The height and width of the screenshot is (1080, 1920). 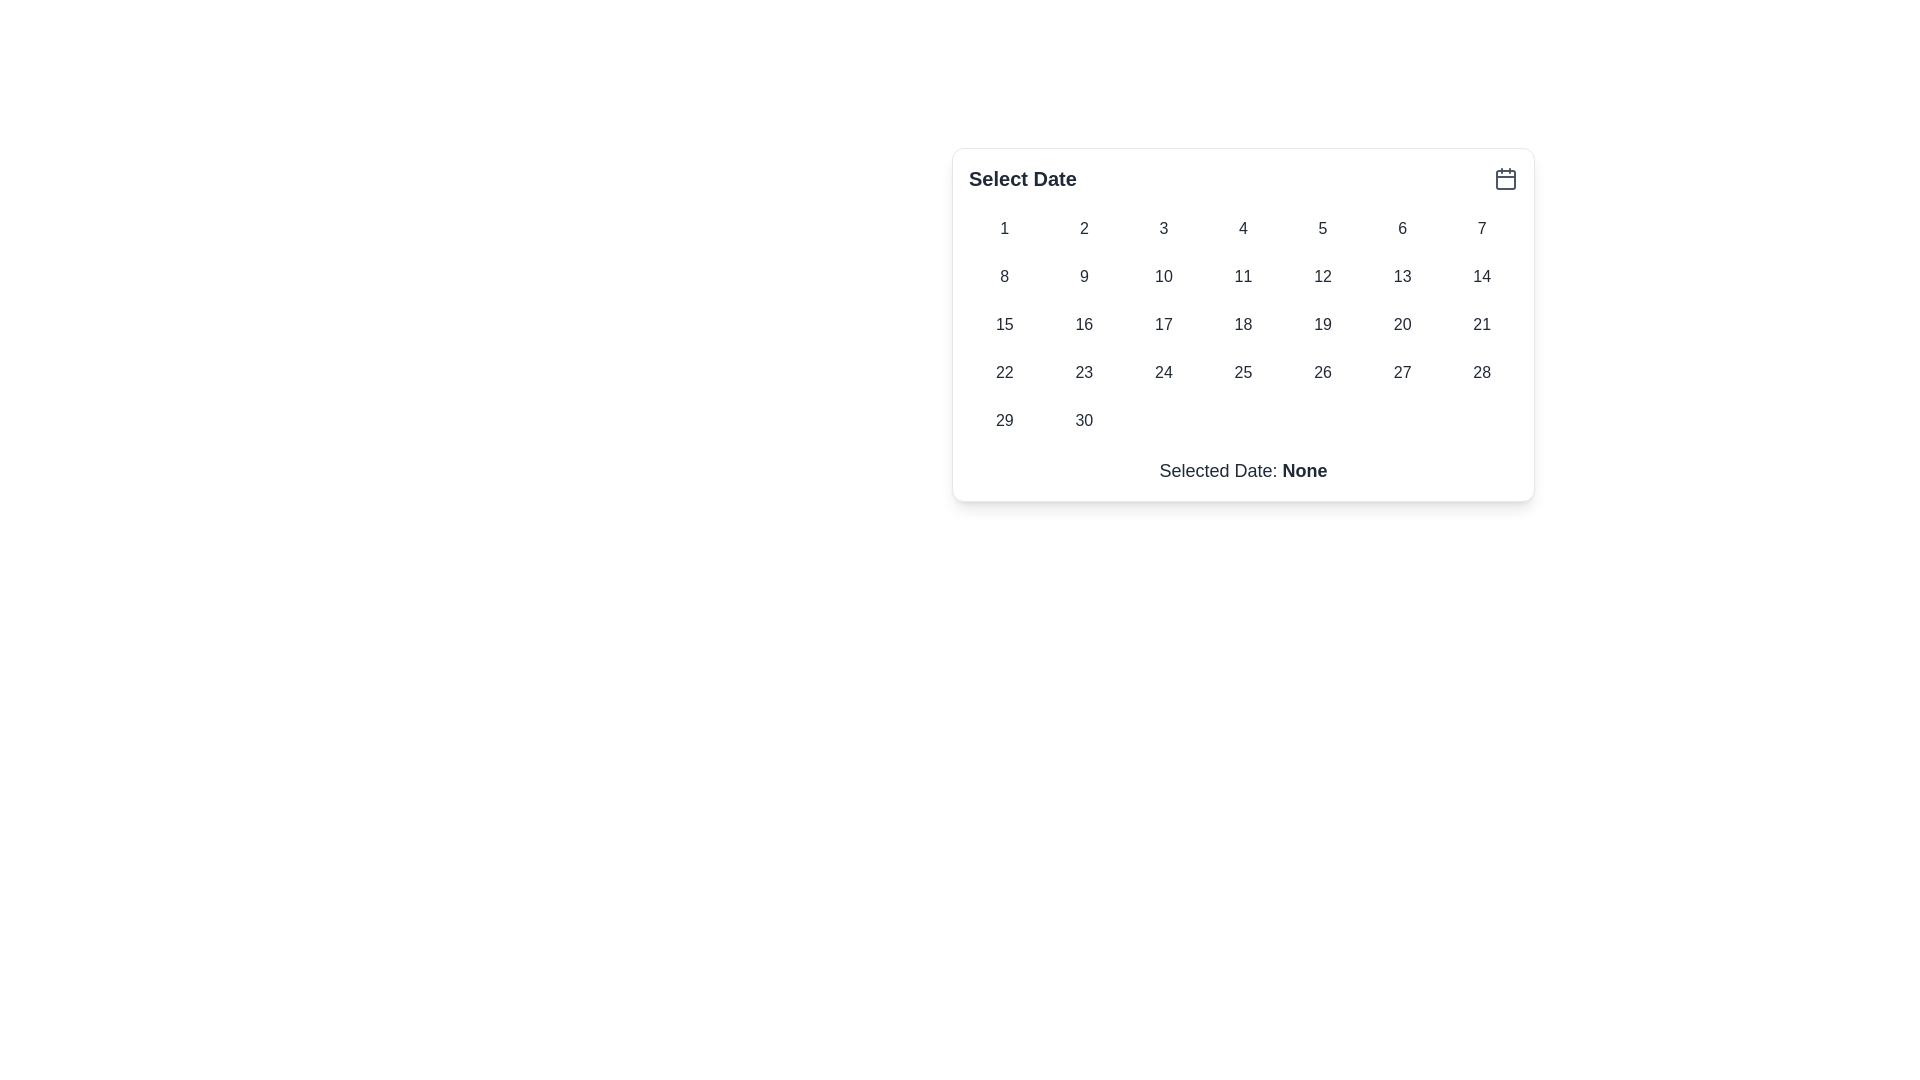 What do you see at coordinates (1163, 227) in the screenshot?
I see `the button representing the 3rd of the month in the calendar layout` at bounding box center [1163, 227].